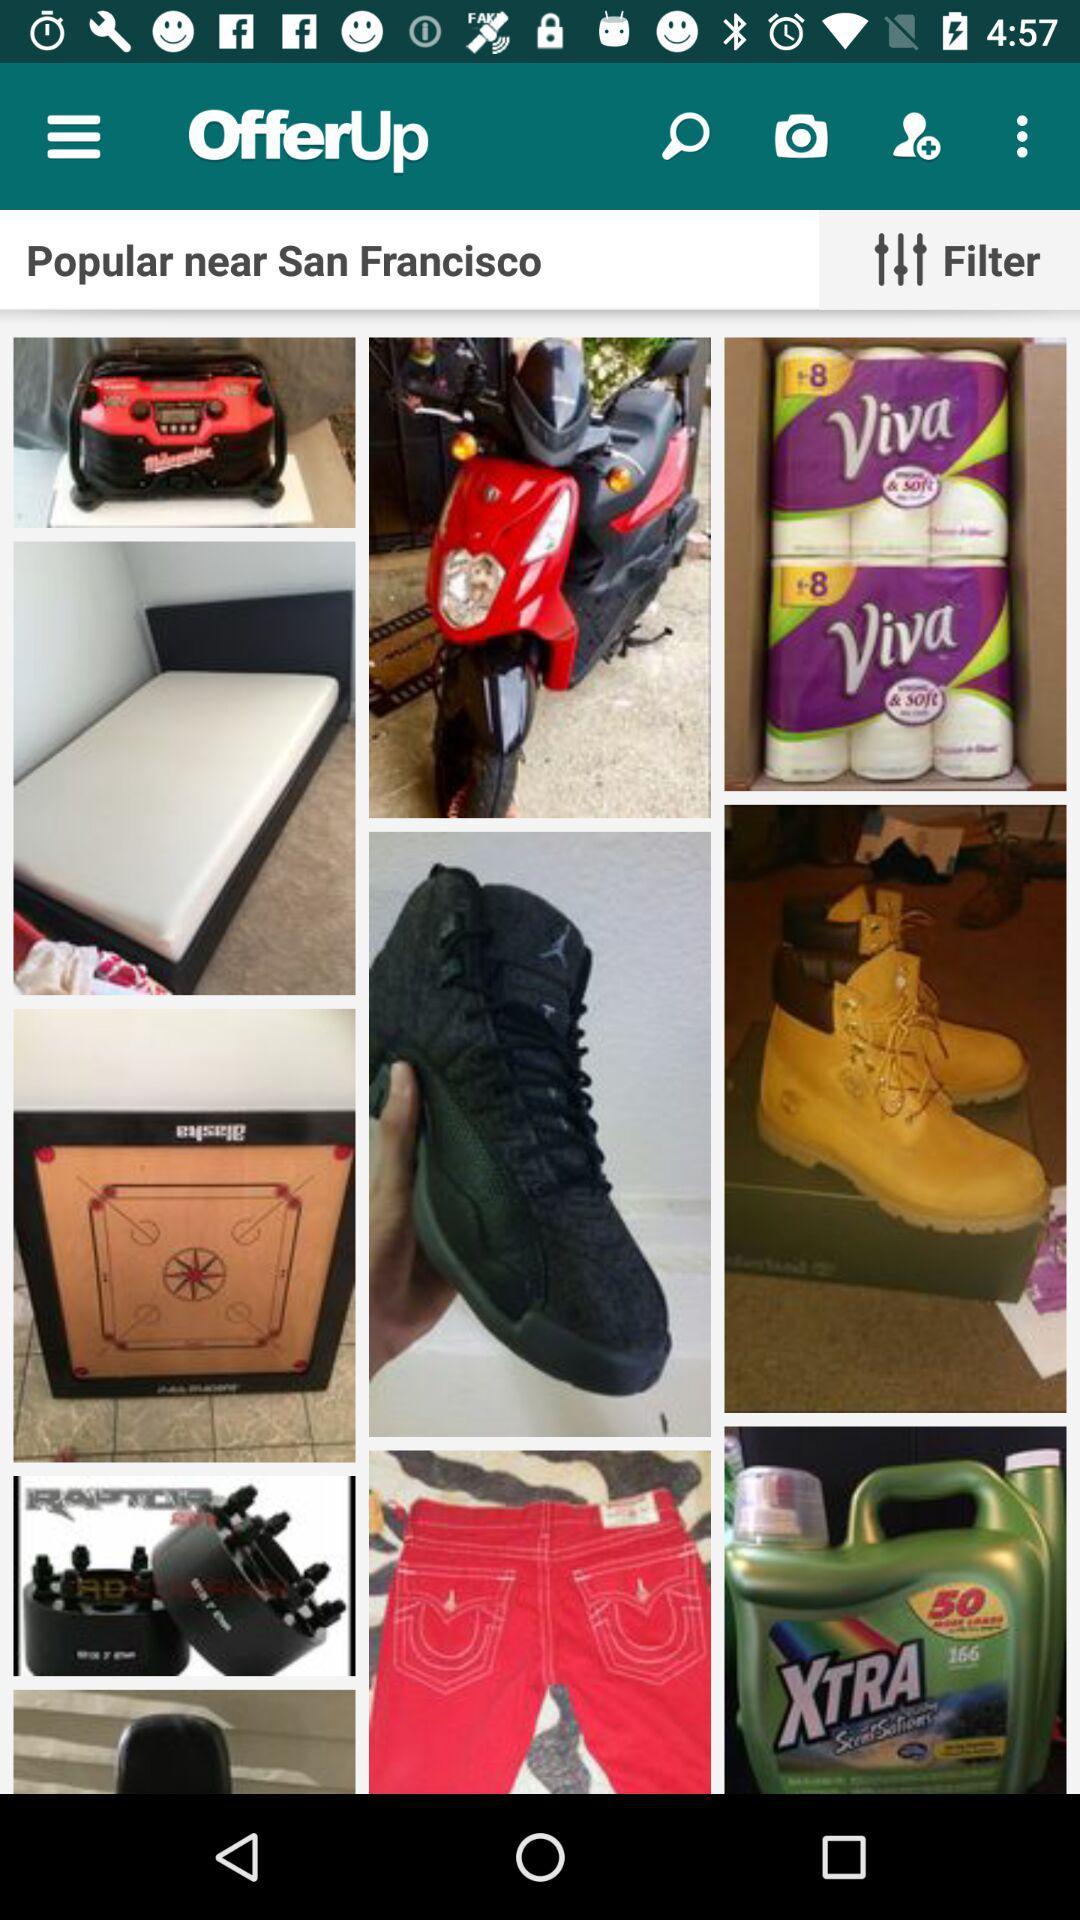 The image size is (1080, 1920). Describe the element at coordinates (185, 767) in the screenshot. I see `the bed image` at that location.